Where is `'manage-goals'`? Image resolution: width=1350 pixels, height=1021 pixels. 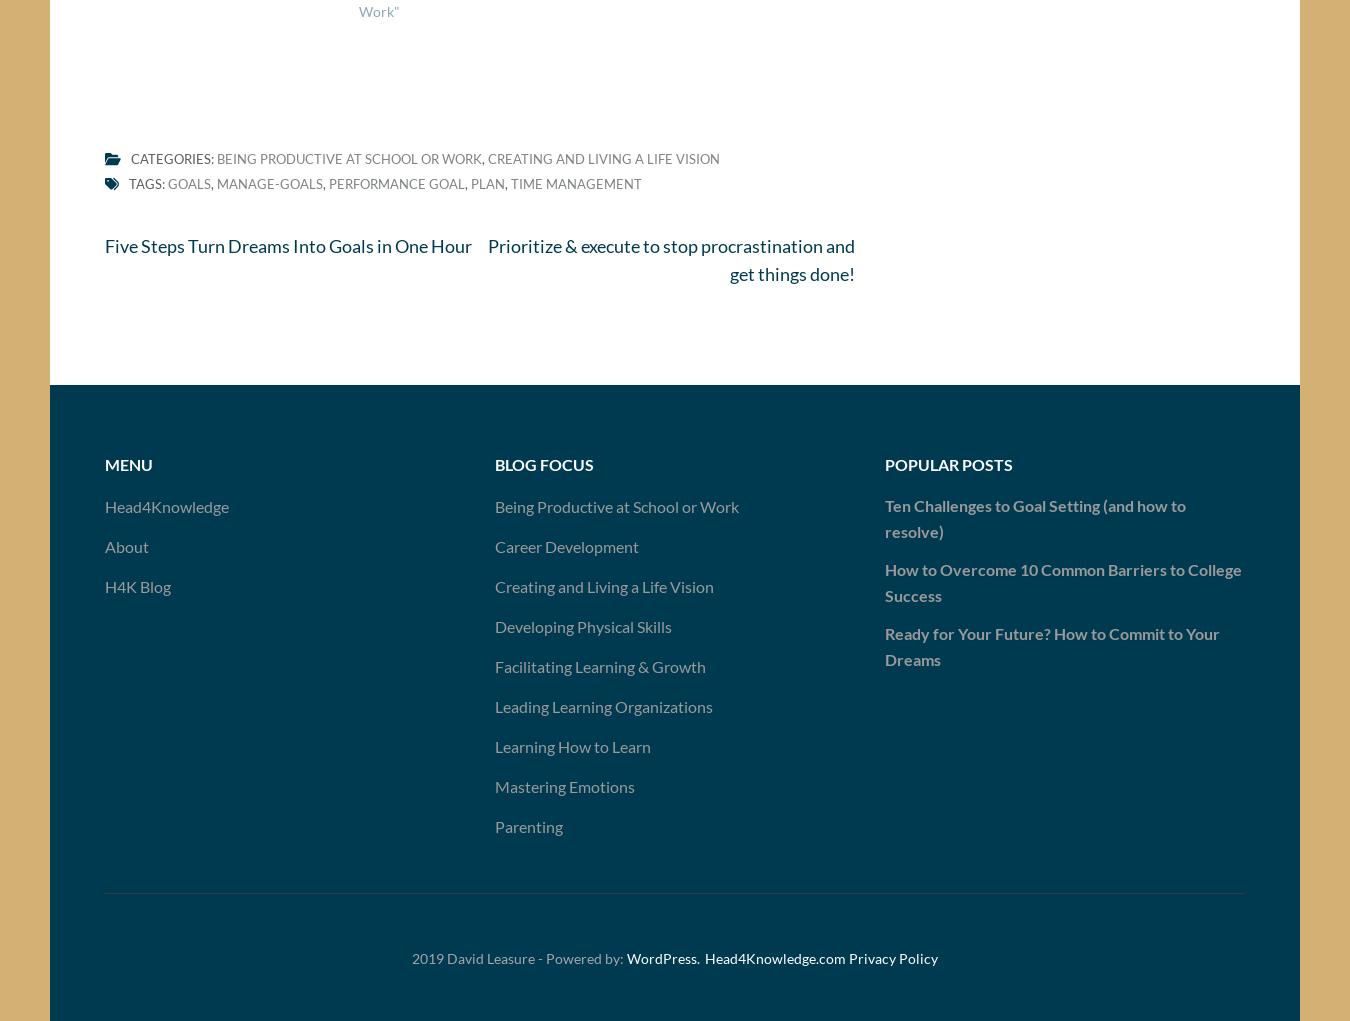
'manage-goals' is located at coordinates (216, 190).